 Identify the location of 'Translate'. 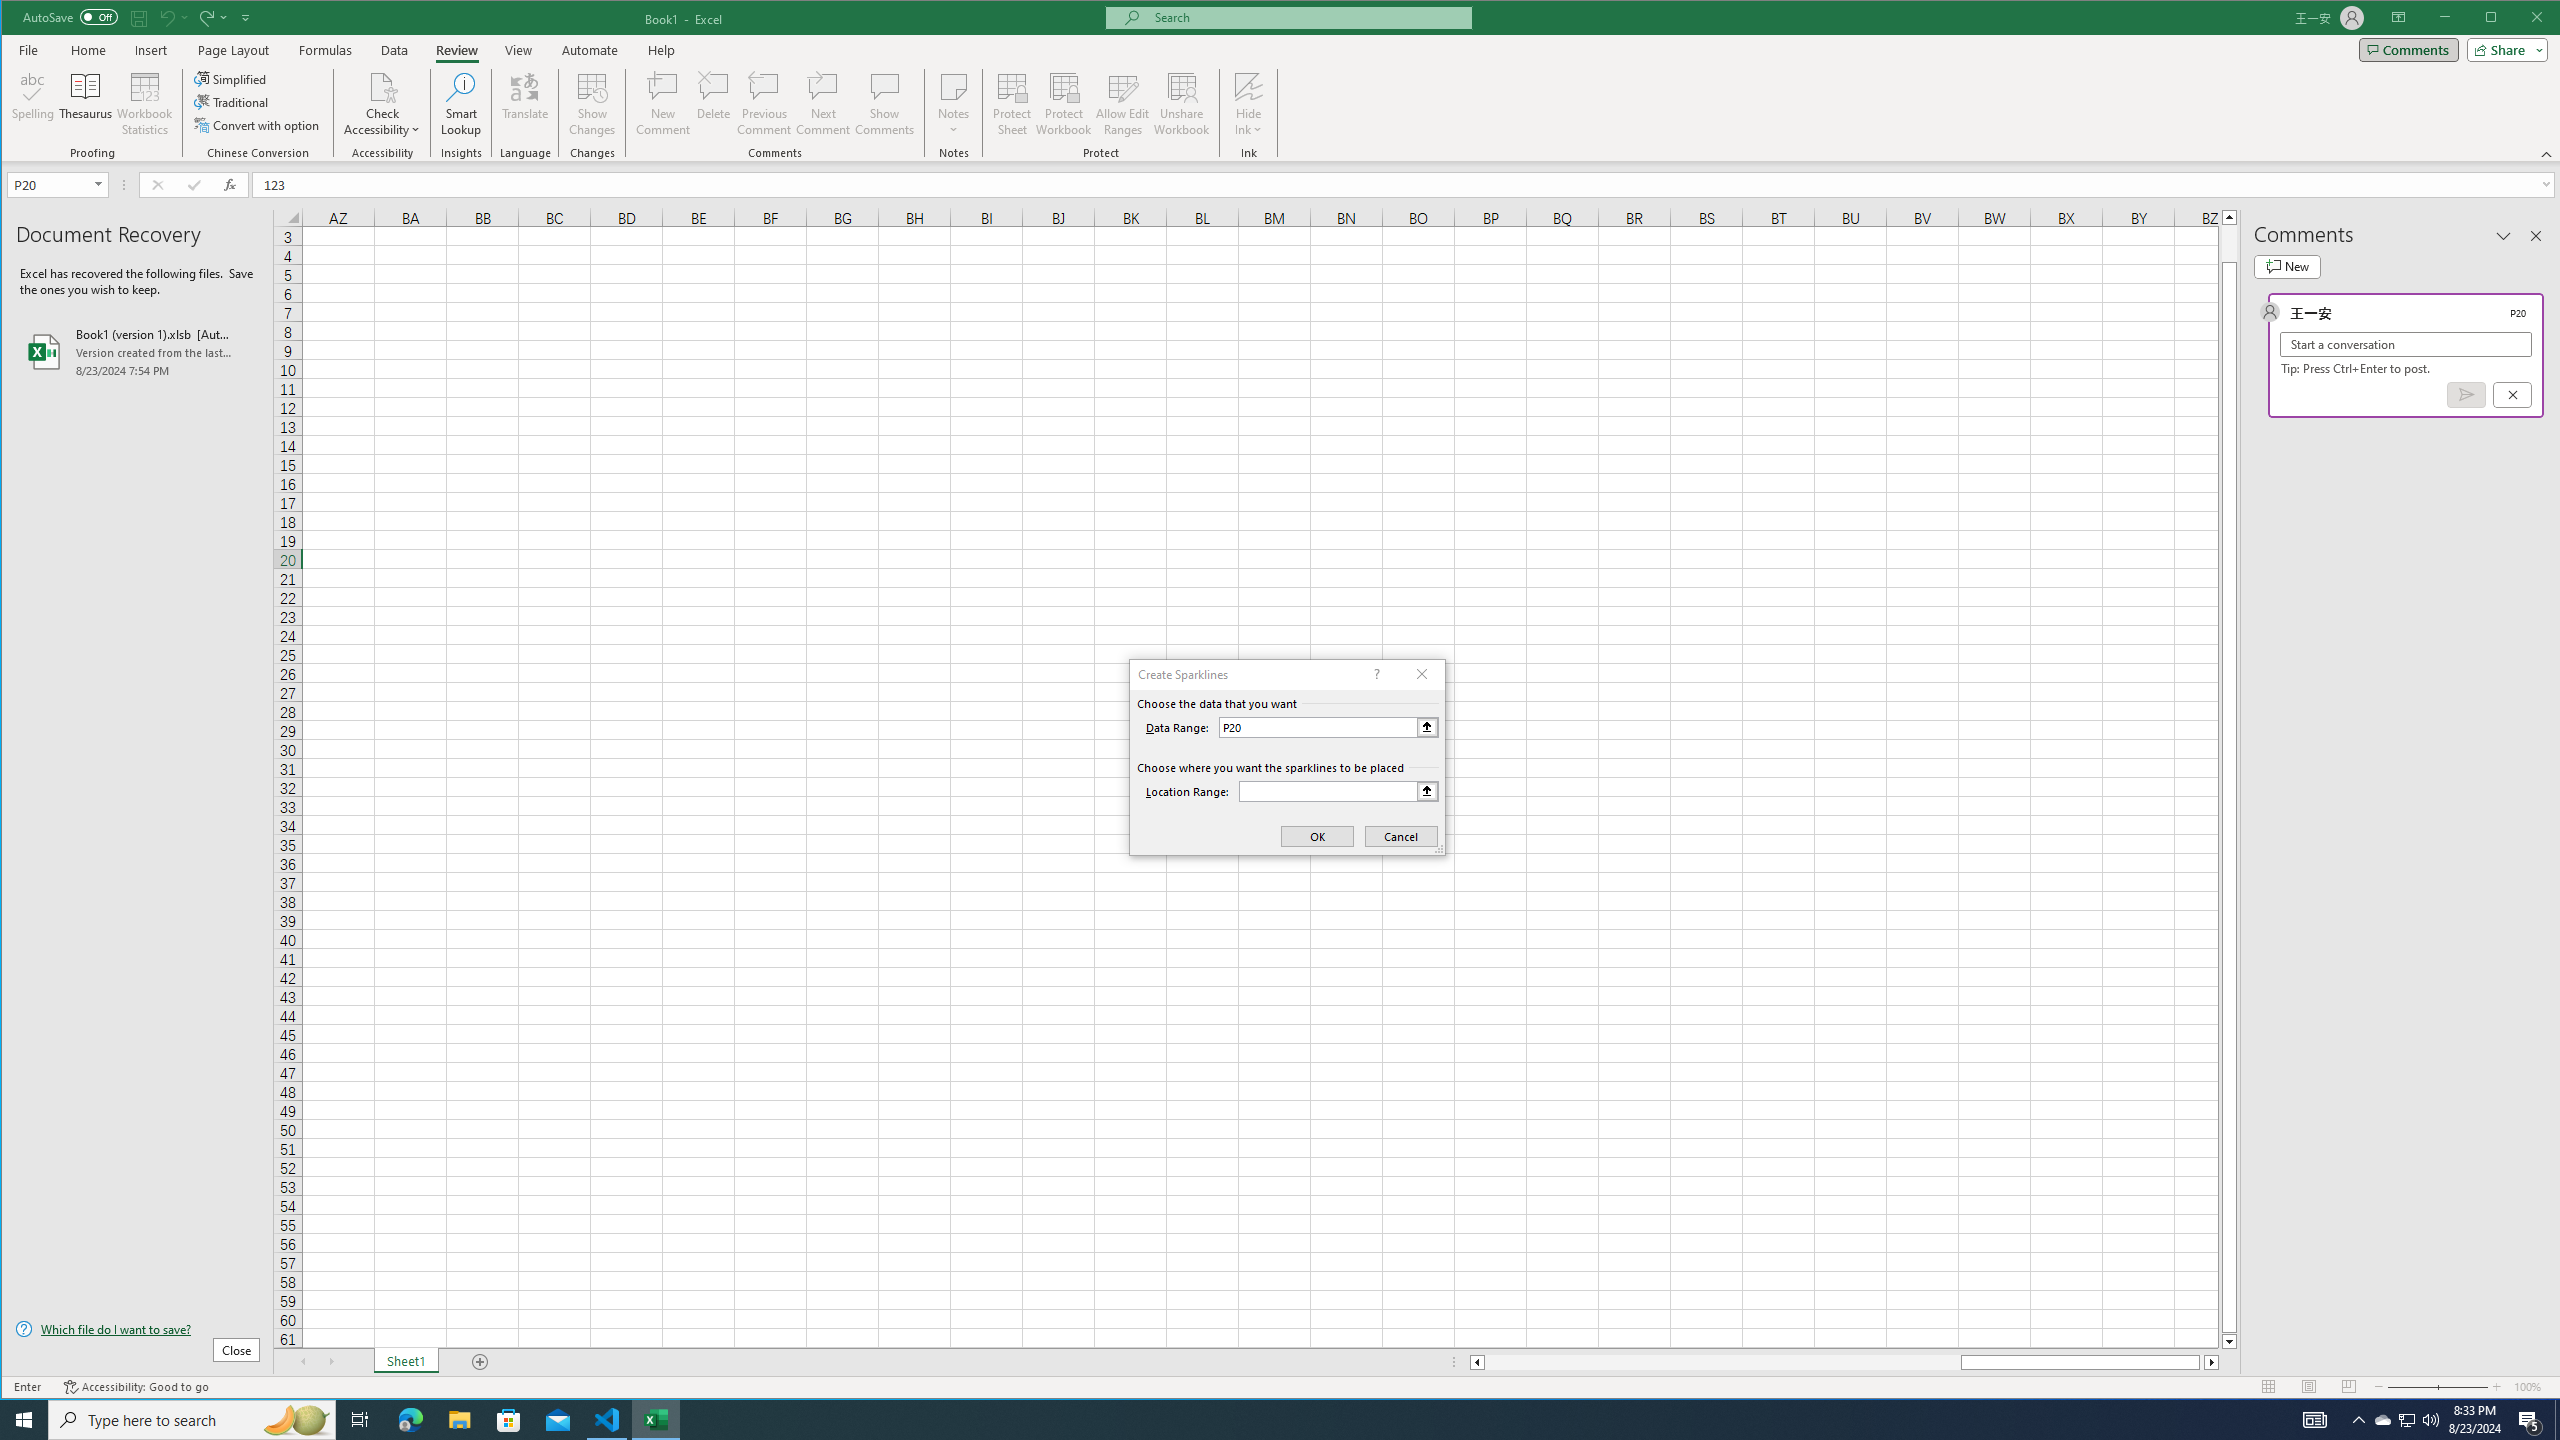
(523, 103).